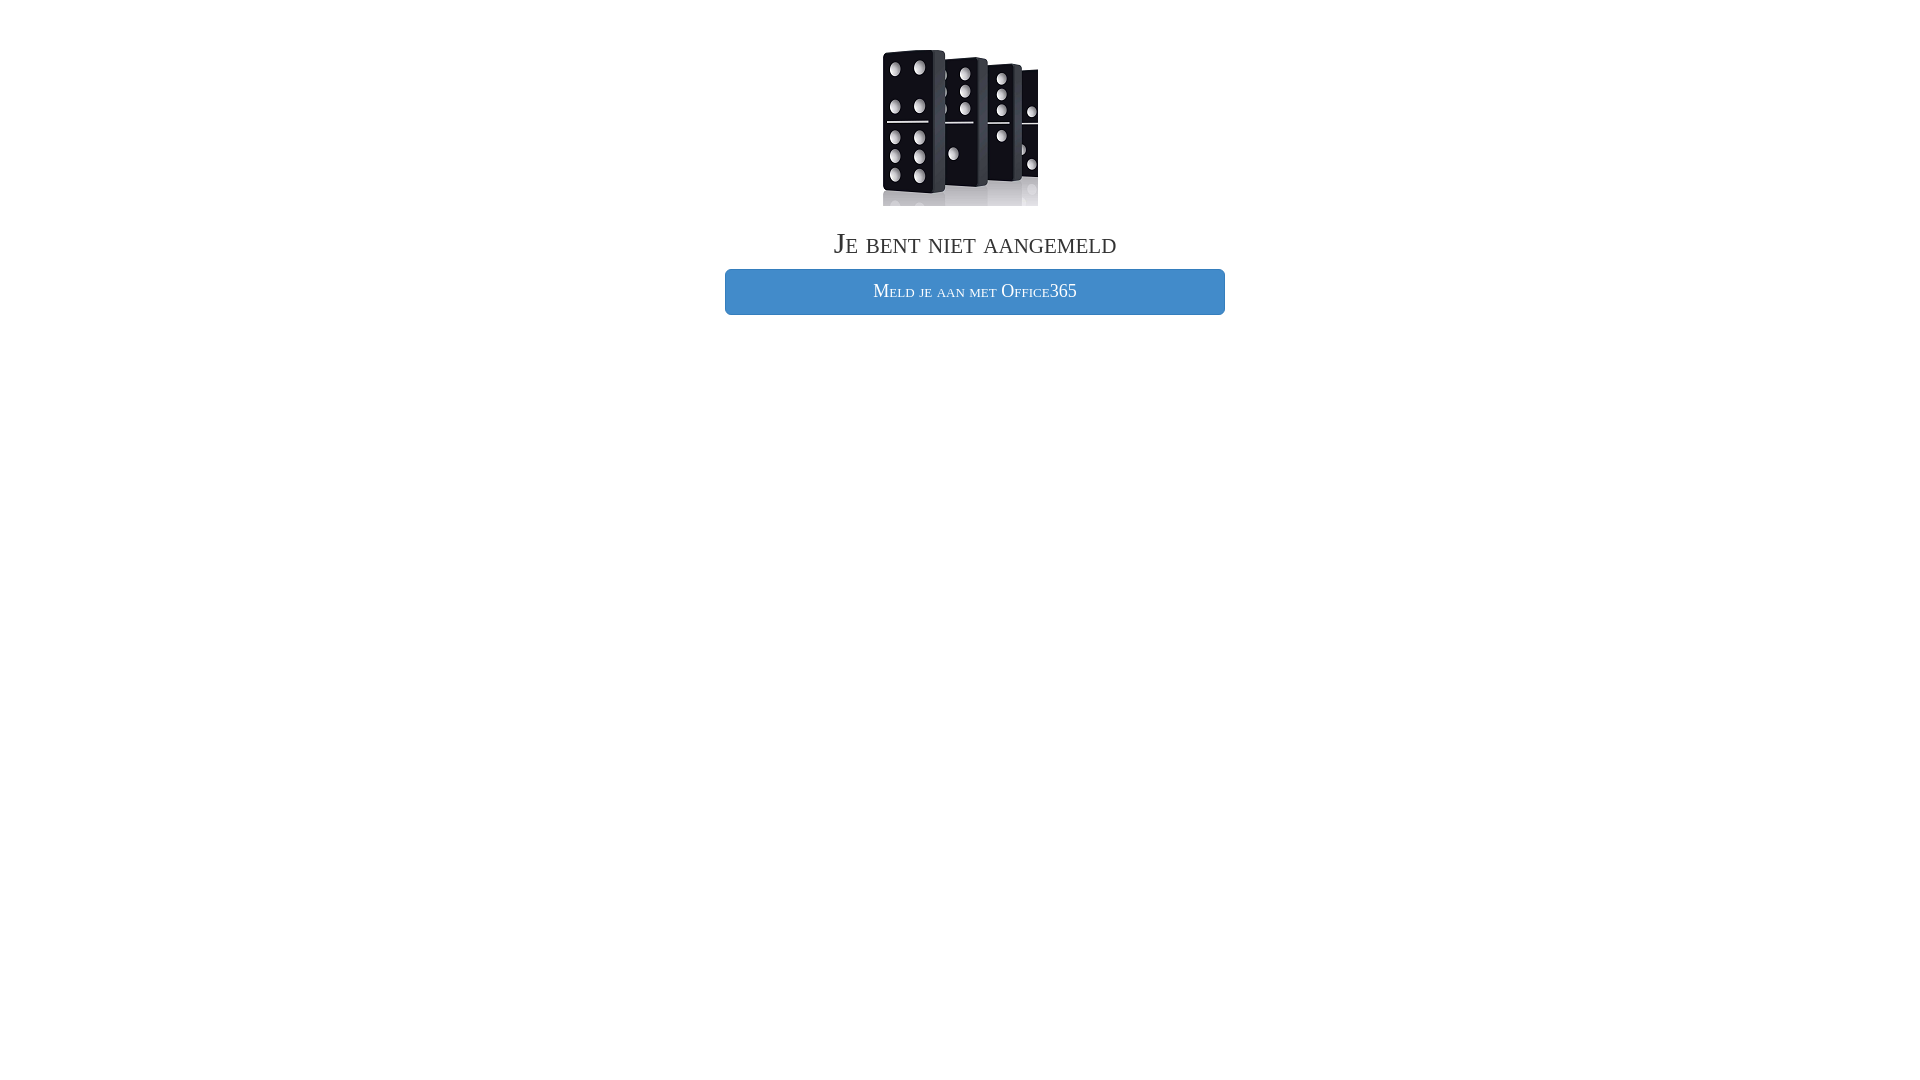 This screenshot has width=1920, height=1080. What do you see at coordinates (974, 292) in the screenshot?
I see `'Meld je aan met Office365'` at bounding box center [974, 292].